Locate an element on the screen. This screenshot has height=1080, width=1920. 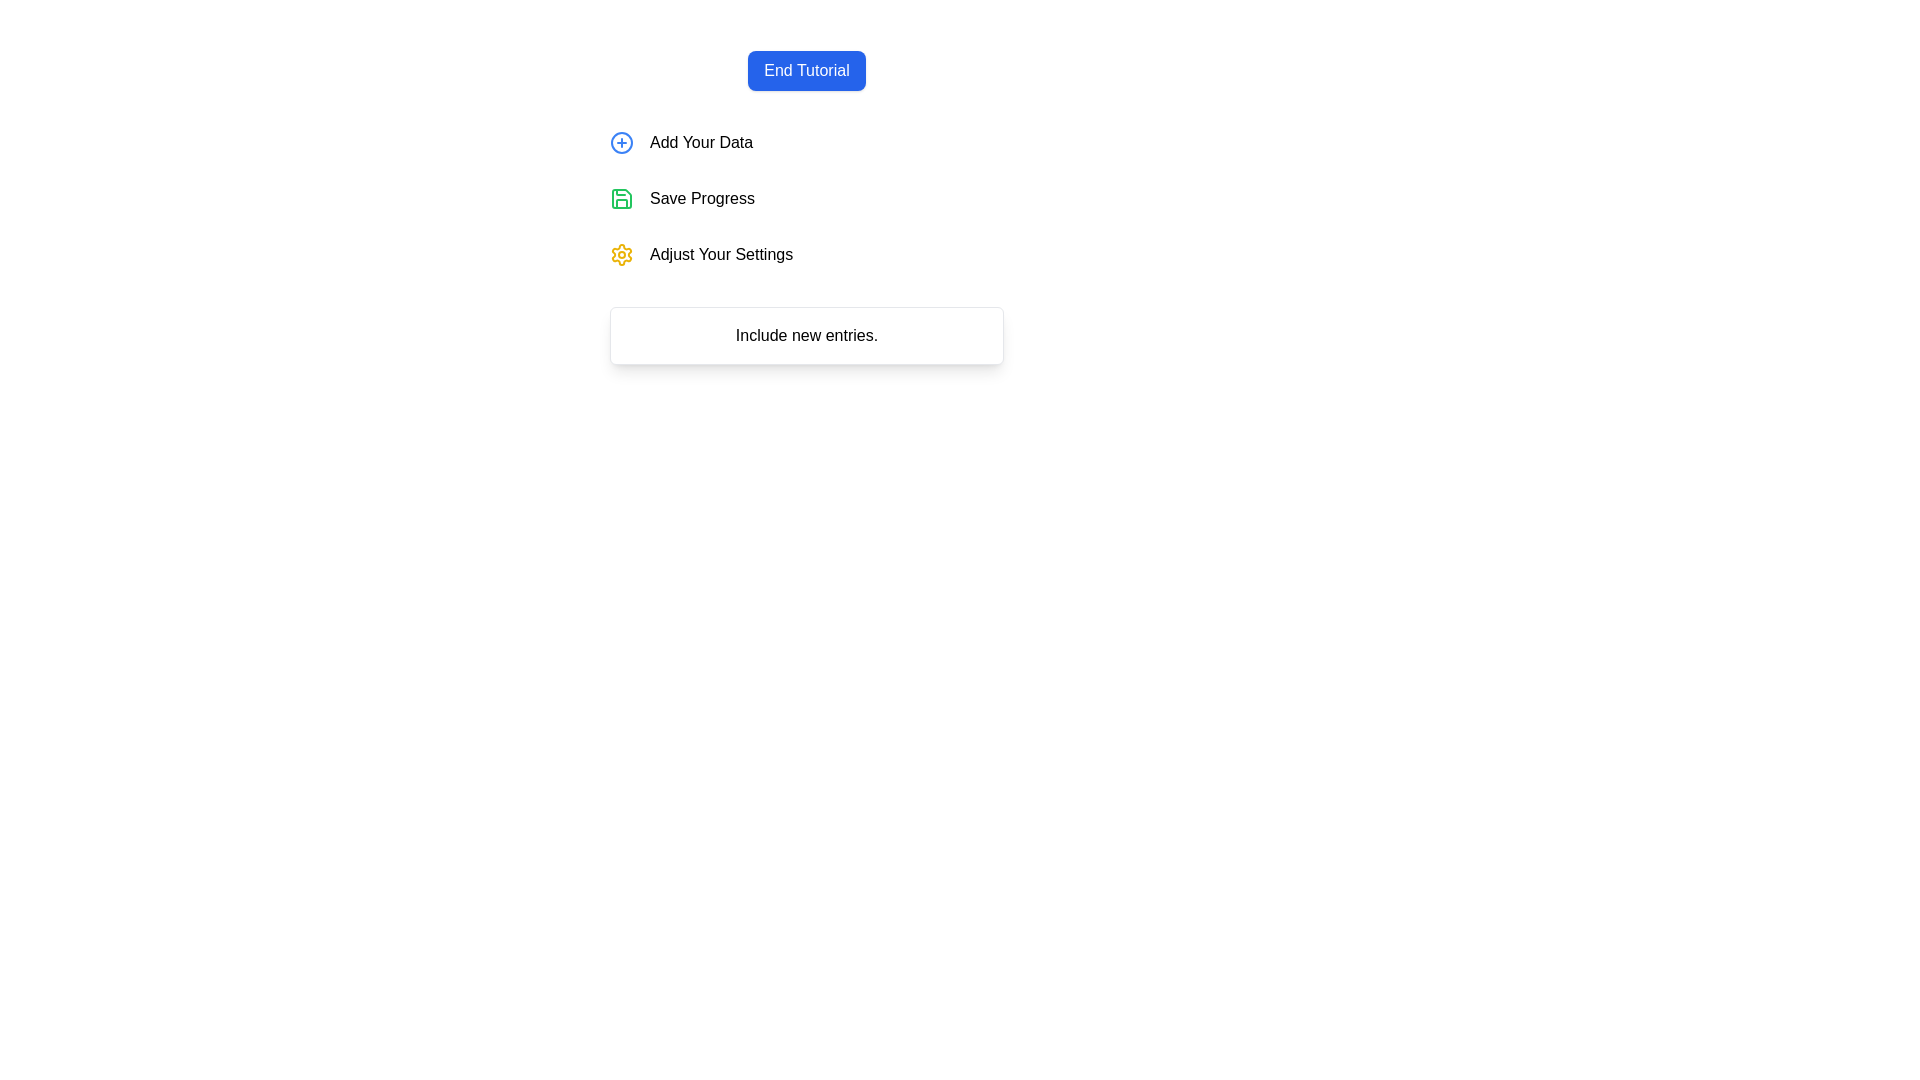
the settings icon located to the left of the text 'Adjust Your Settings' is located at coordinates (621, 253).